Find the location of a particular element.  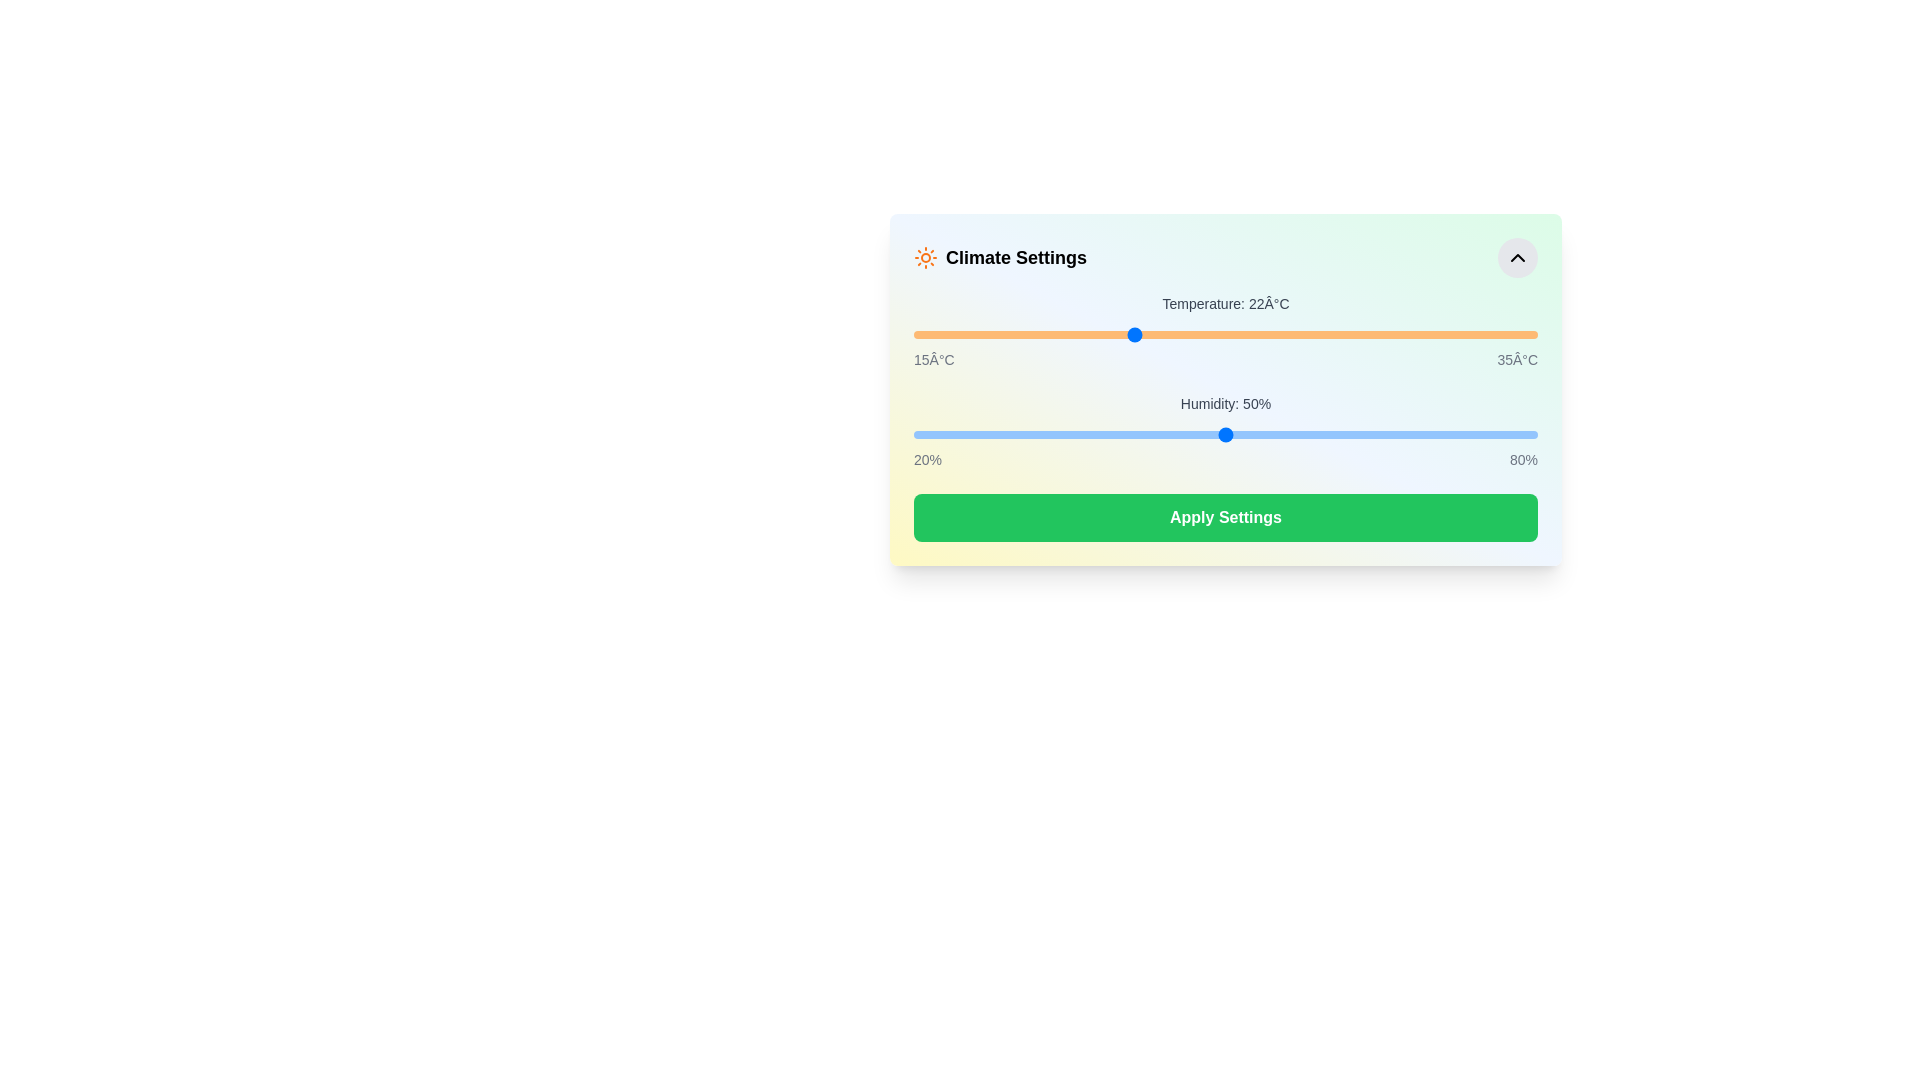

the temperature is located at coordinates (1288, 334).